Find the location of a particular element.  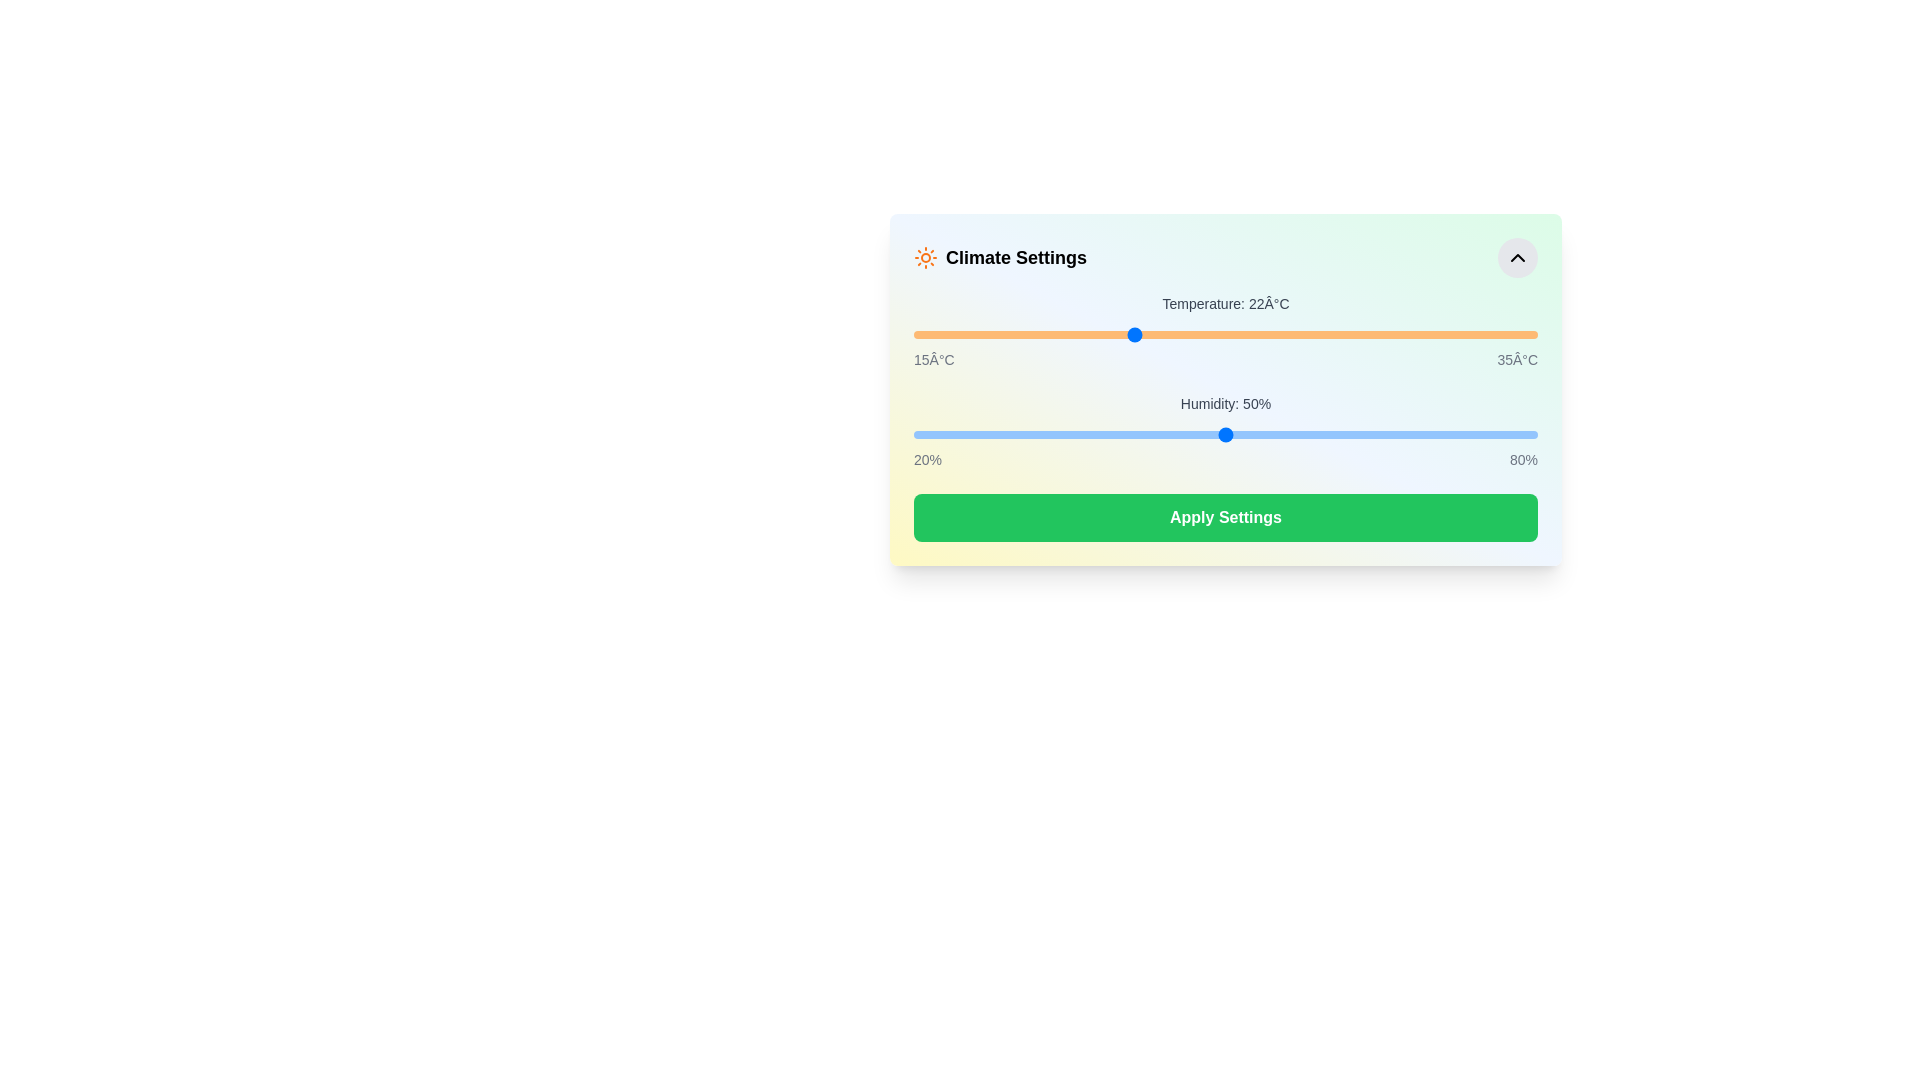

the temperature is located at coordinates (1288, 334).